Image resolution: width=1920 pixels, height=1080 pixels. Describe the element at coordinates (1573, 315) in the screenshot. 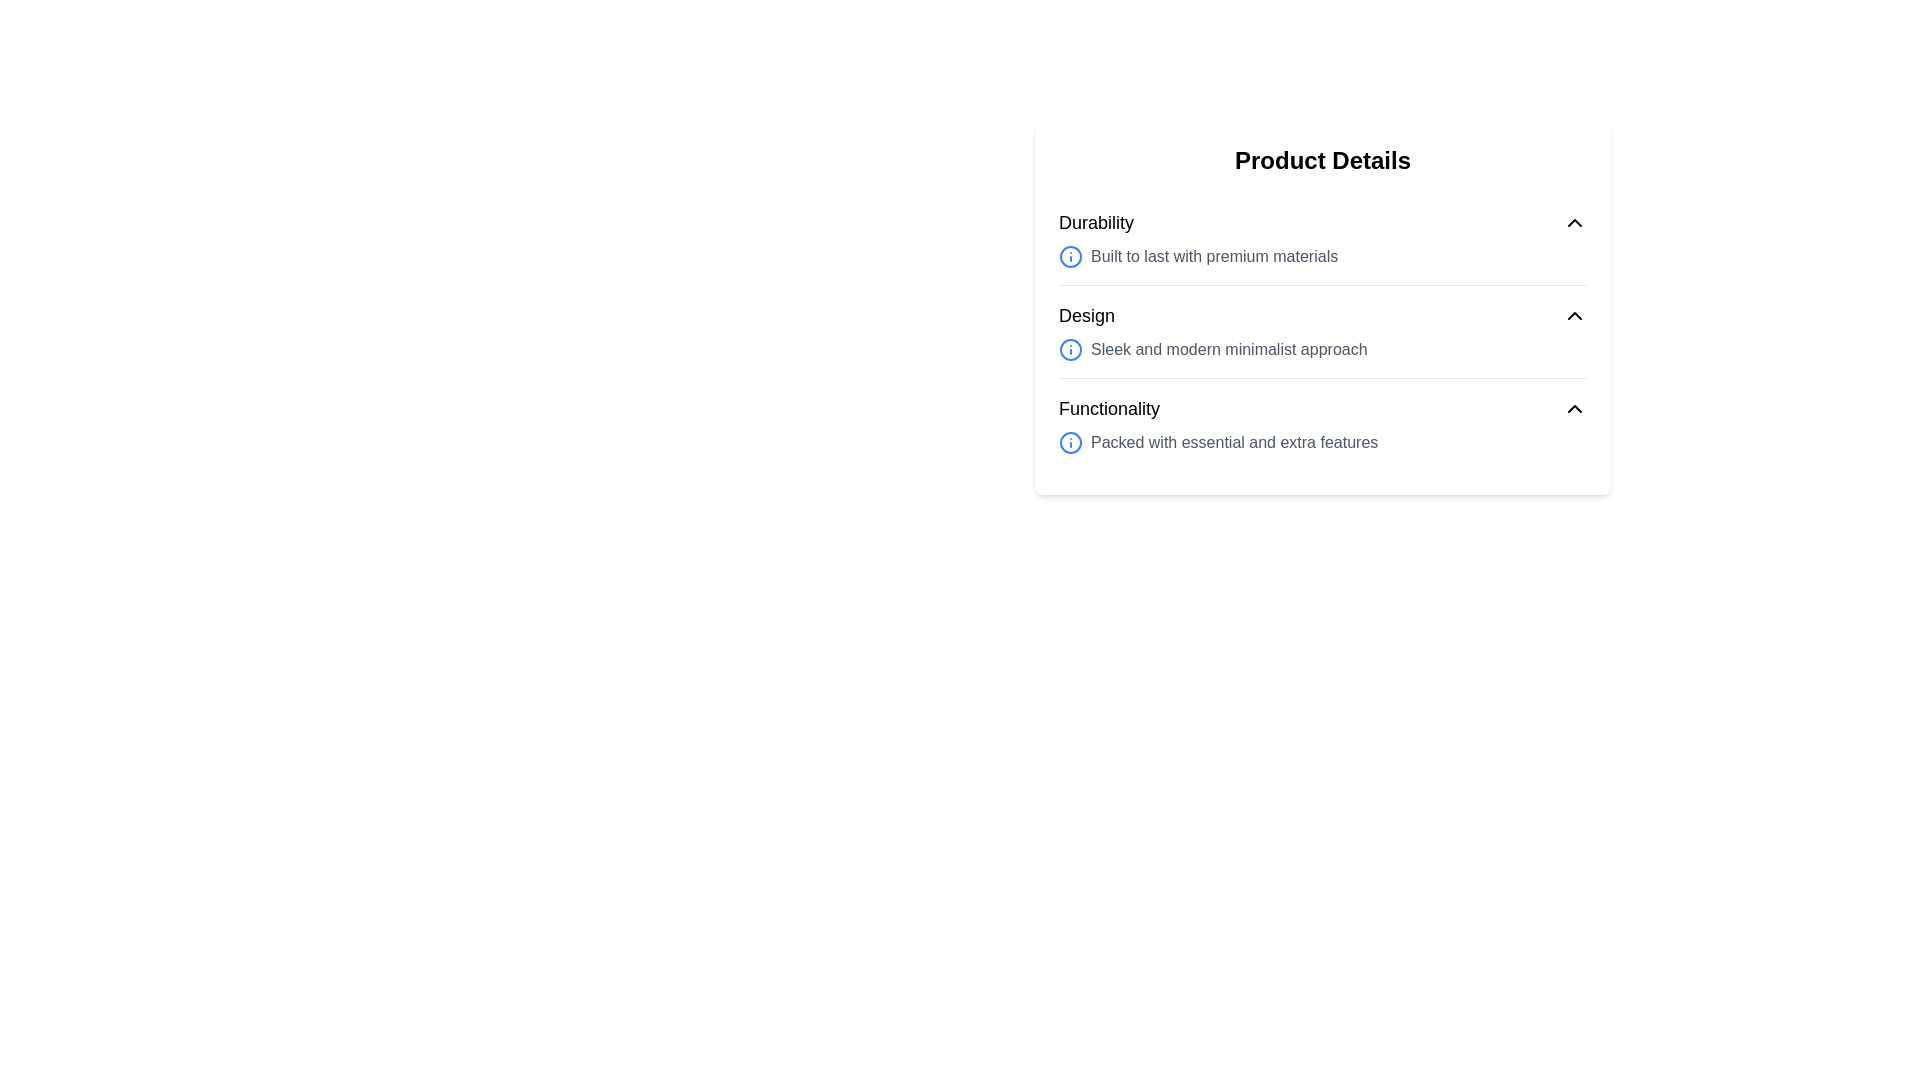

I see `the collapsible icon located to the right of the 'Design' header text in the 'Product Details' panel` at that location.